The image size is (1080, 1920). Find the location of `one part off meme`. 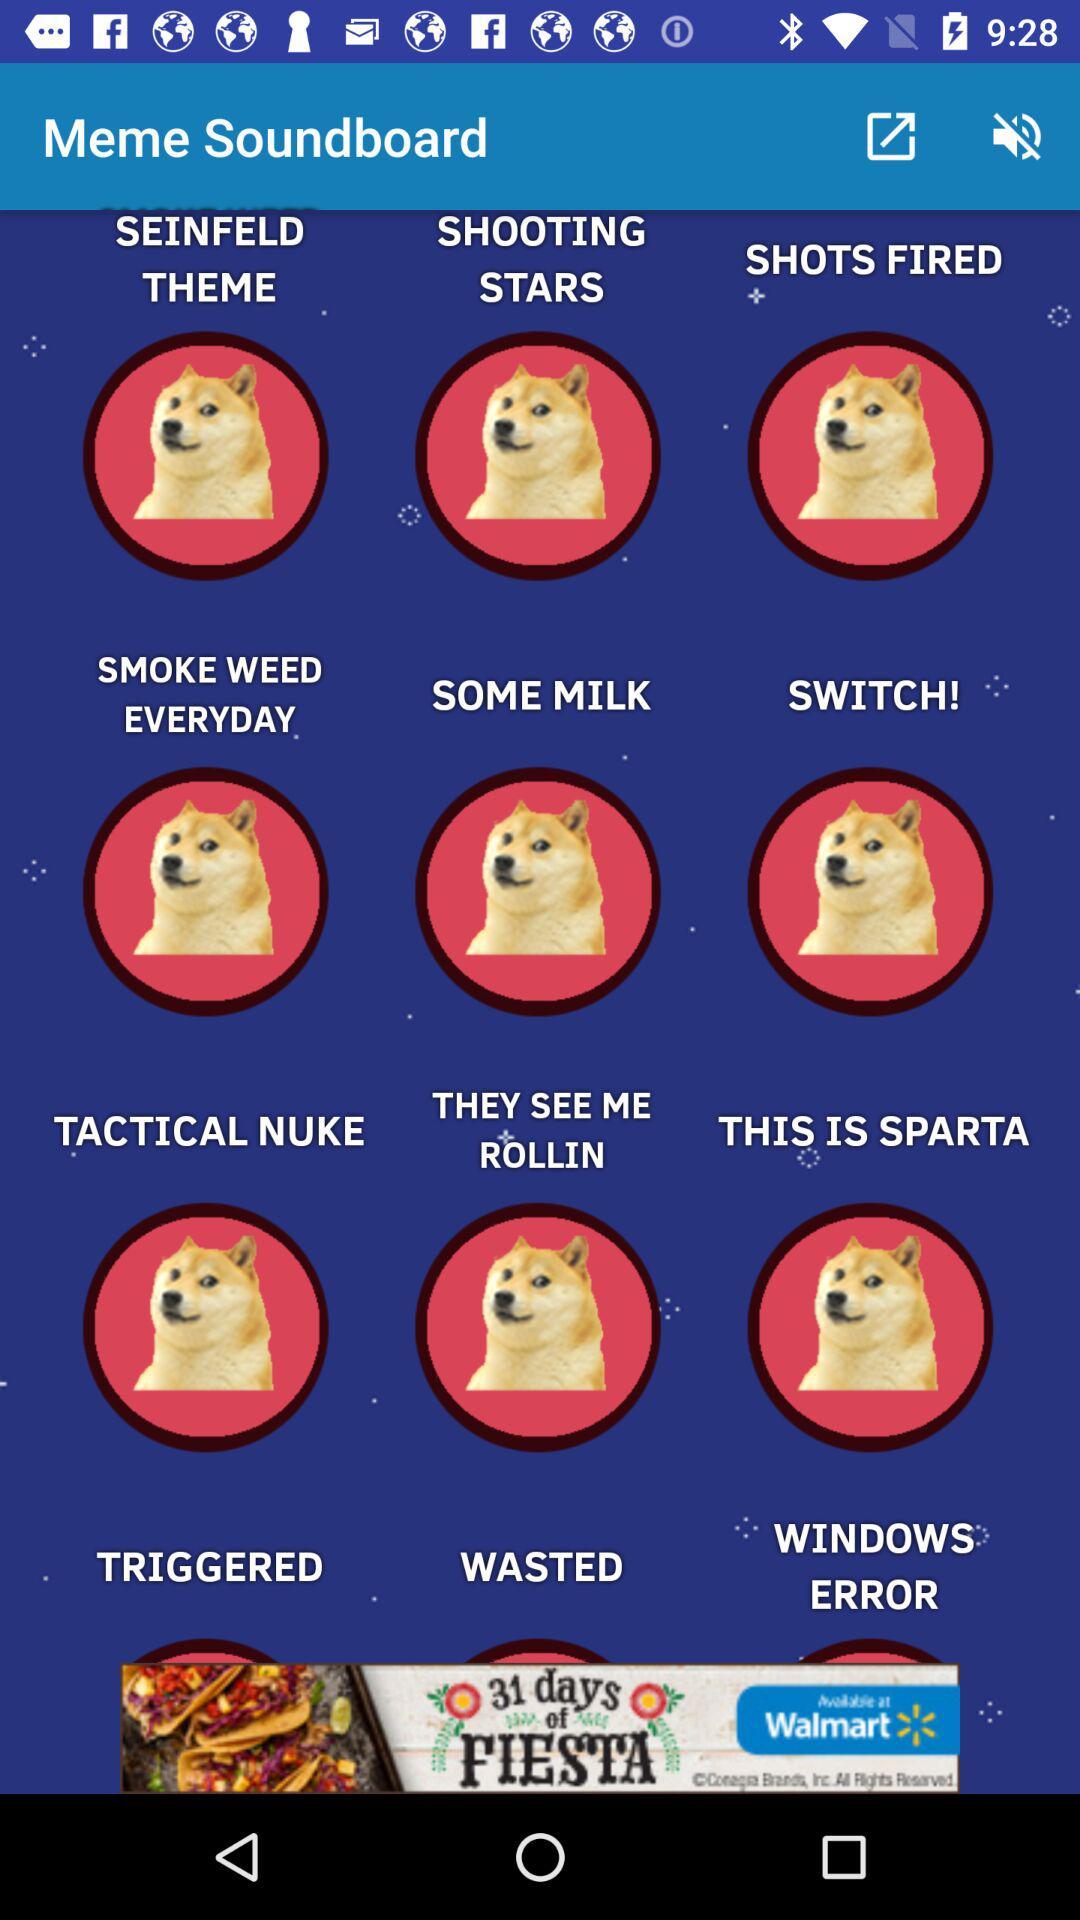

one part off meme is located at coordinates (871, 660).